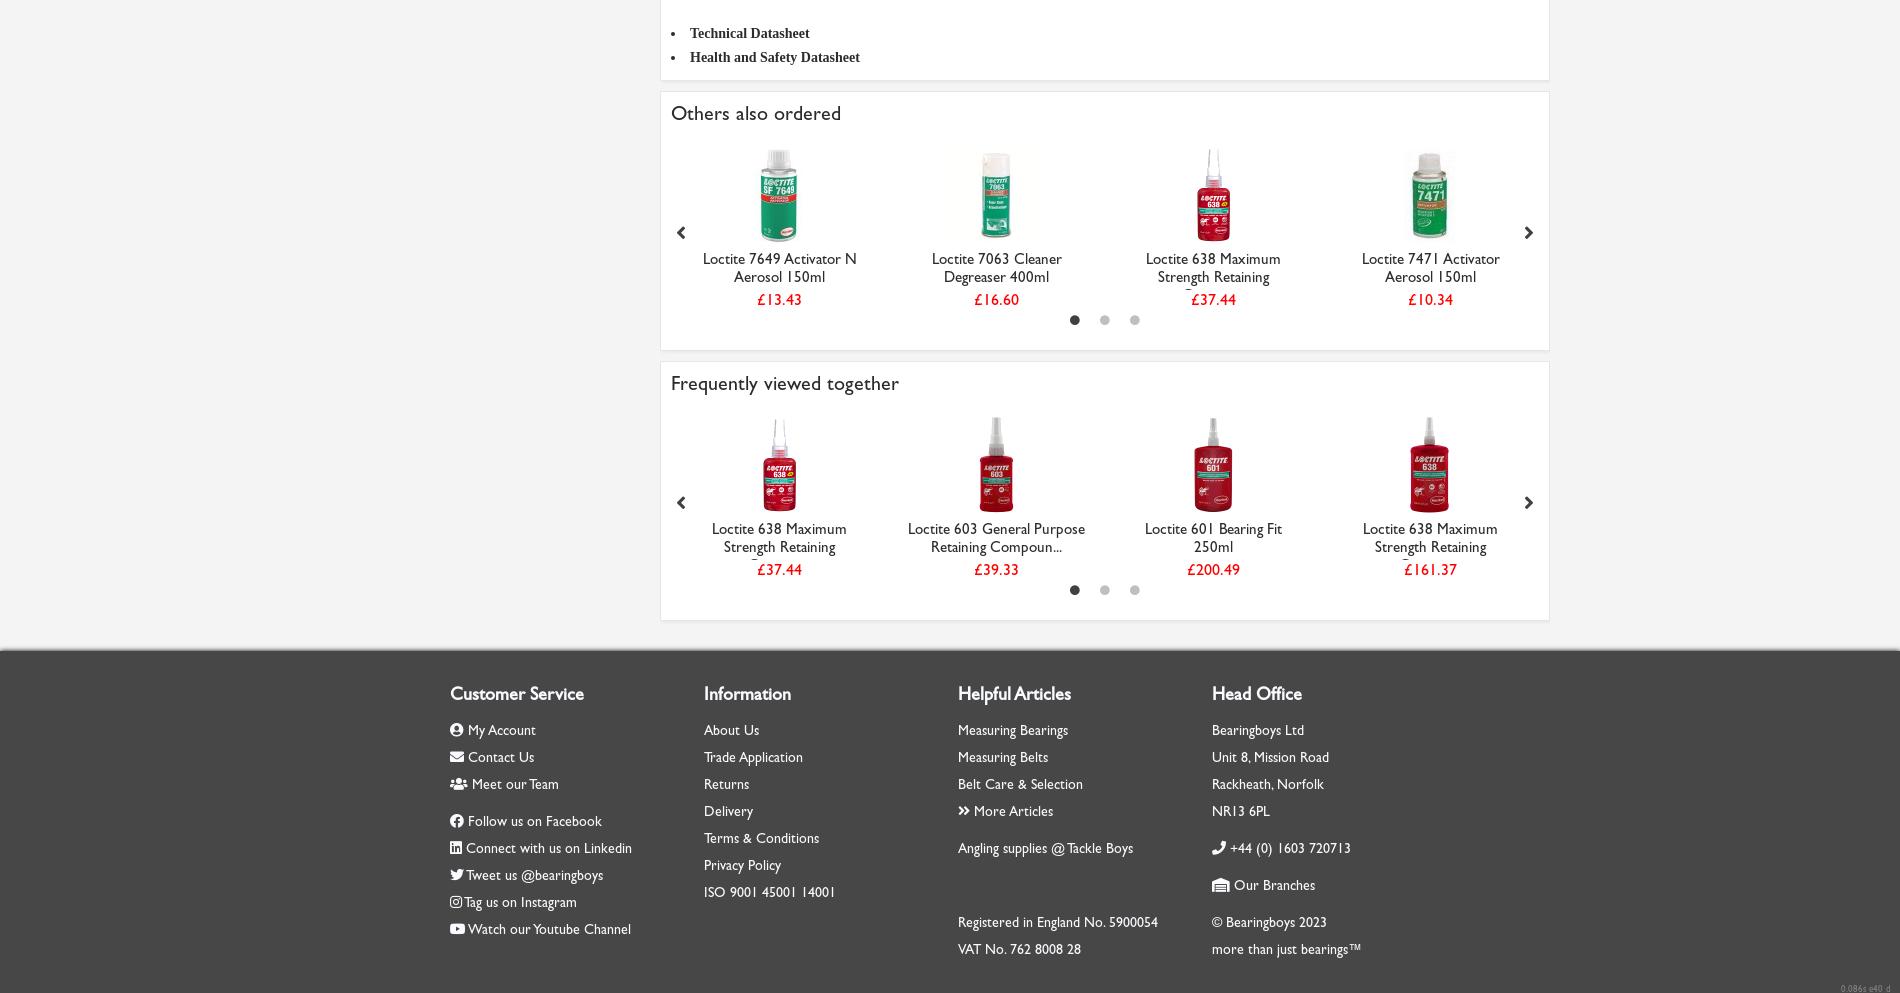 The height and width of the screenshot is (993, 1900). What do you see at coordinates (106, 299) in the screenshot?
I see `'£10.14'` at bounding box center [106, 299].